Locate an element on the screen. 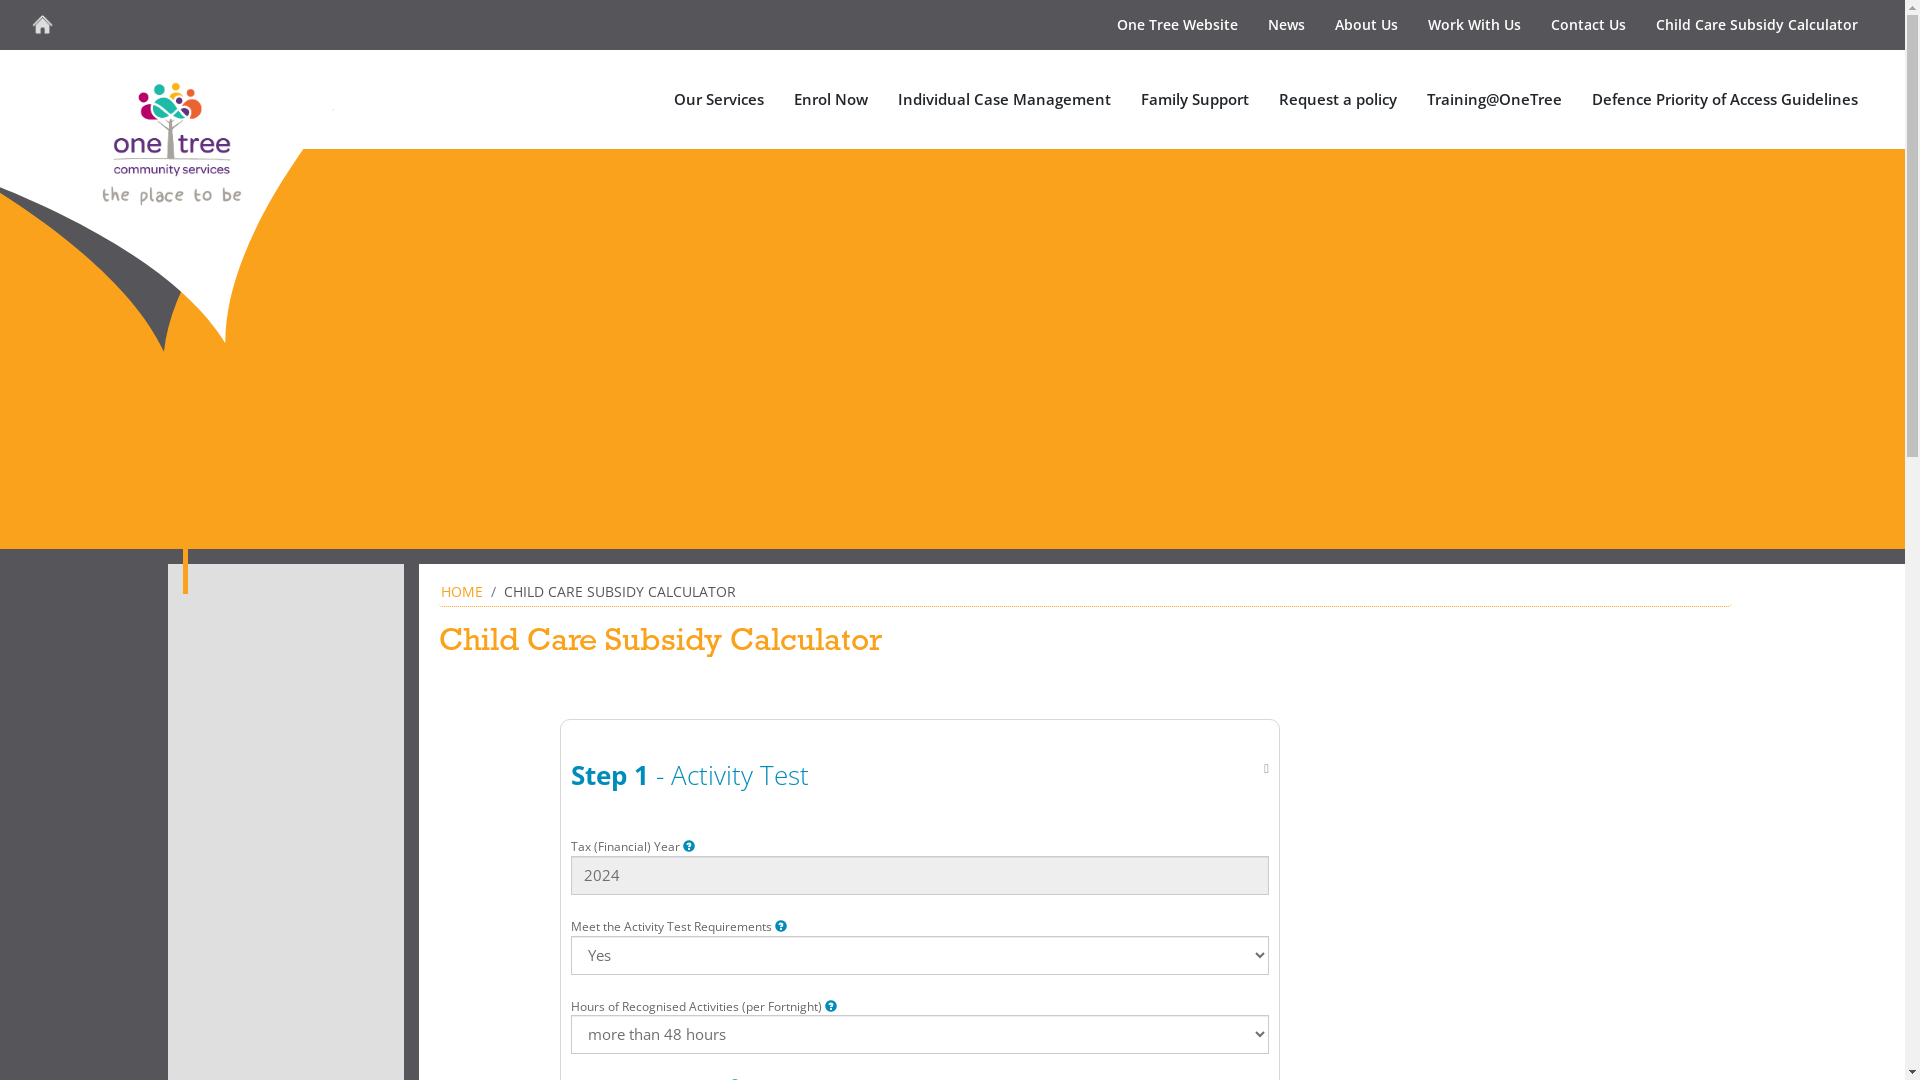 Image resolution: width=1920 pixels, height=1080 pixels. 'About Us' is located at coordinates (1320, 24).